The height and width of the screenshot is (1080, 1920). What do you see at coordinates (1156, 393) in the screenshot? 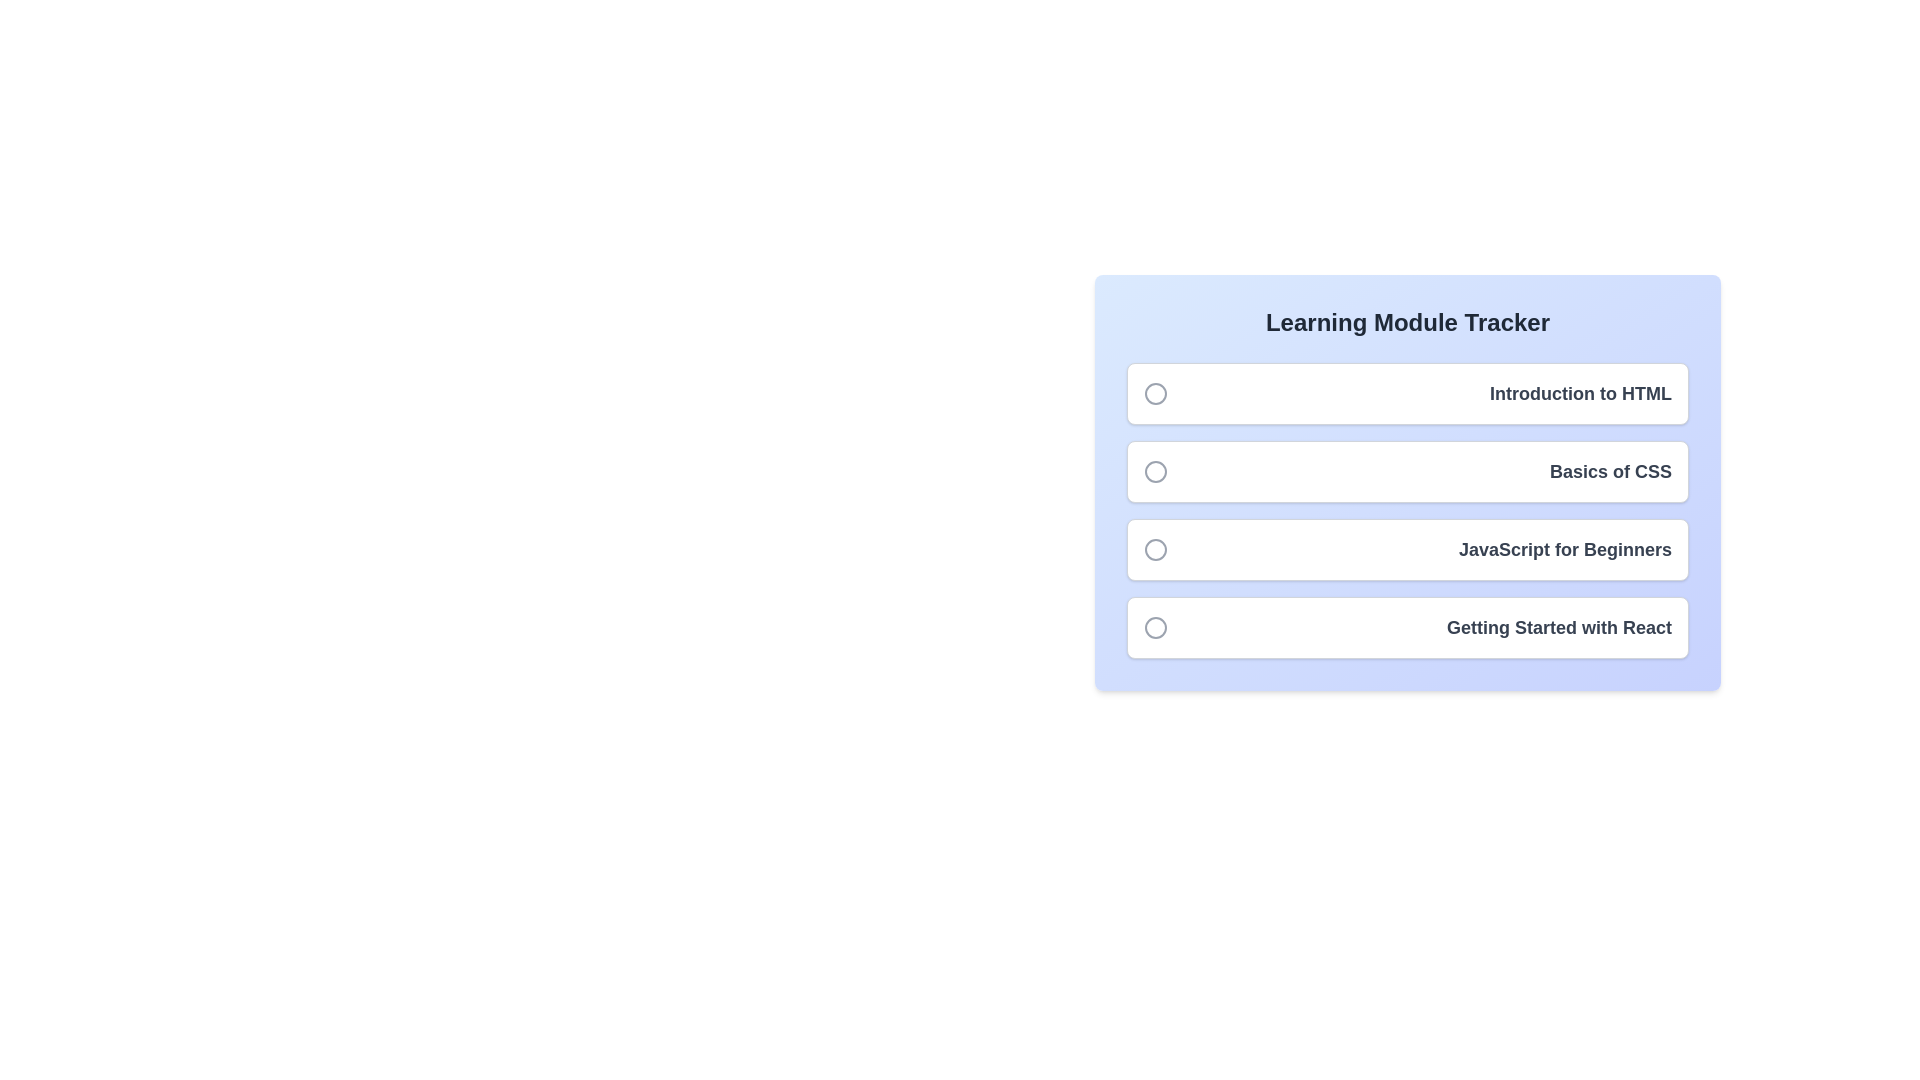
I see `the unselected SVG Circle that represents the option for 'Introduction to HTML' under the 'Learning Module Tracker' heading` at bounding box center [1156, 393].